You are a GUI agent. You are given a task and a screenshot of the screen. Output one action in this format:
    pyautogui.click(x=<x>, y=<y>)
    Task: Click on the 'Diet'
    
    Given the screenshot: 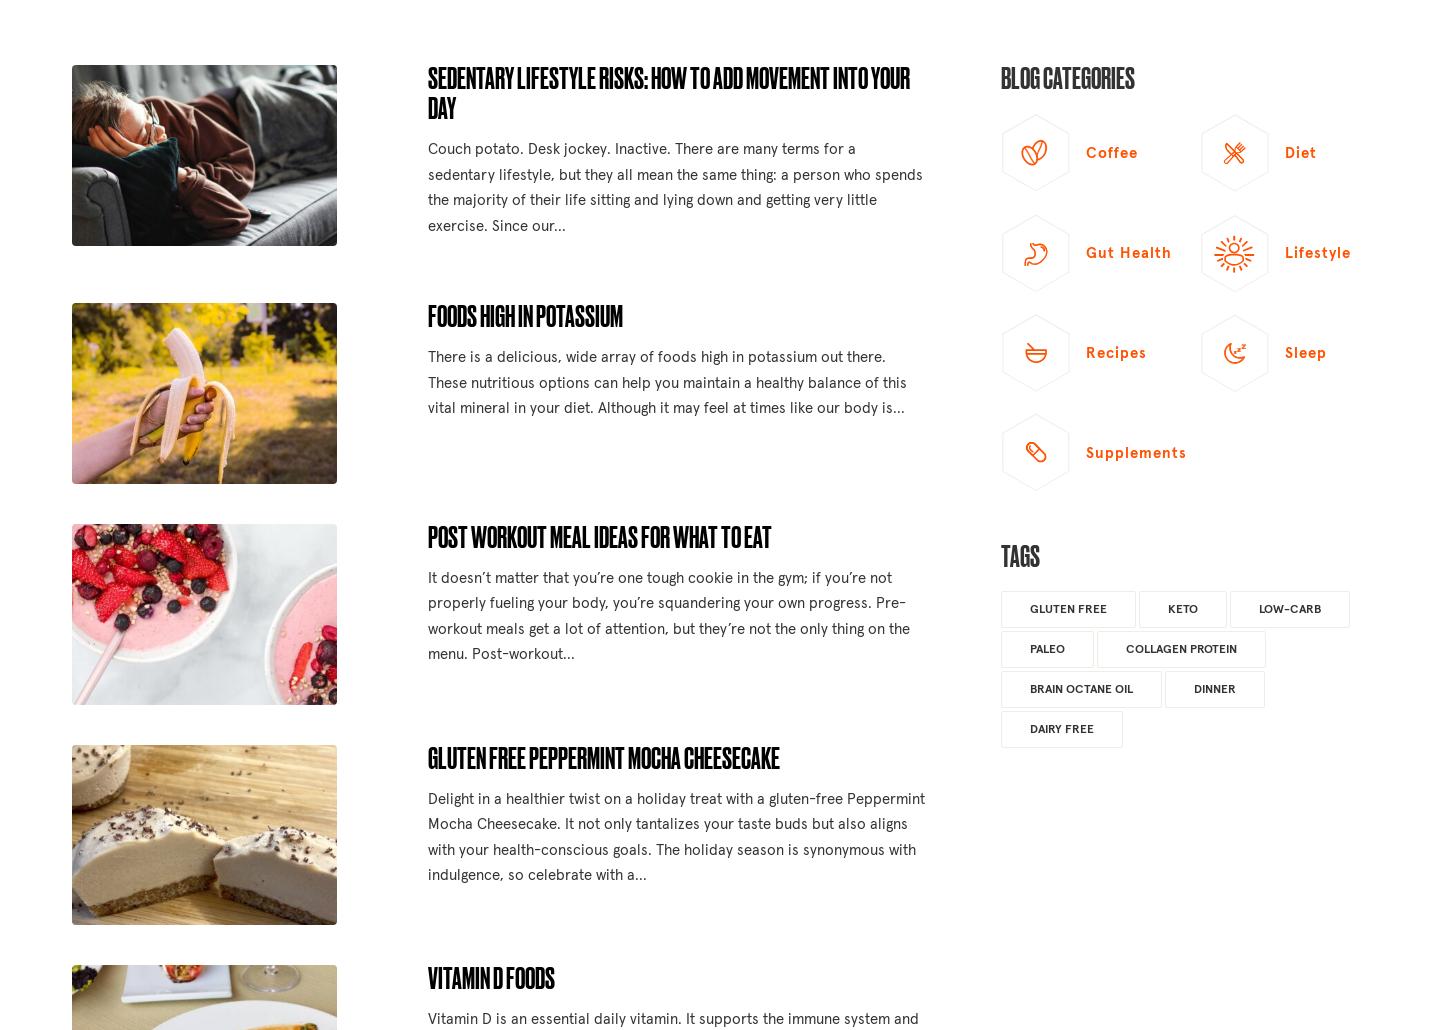 What is the action you would take?
    pyautogui.click(x=1300, y=152)
    